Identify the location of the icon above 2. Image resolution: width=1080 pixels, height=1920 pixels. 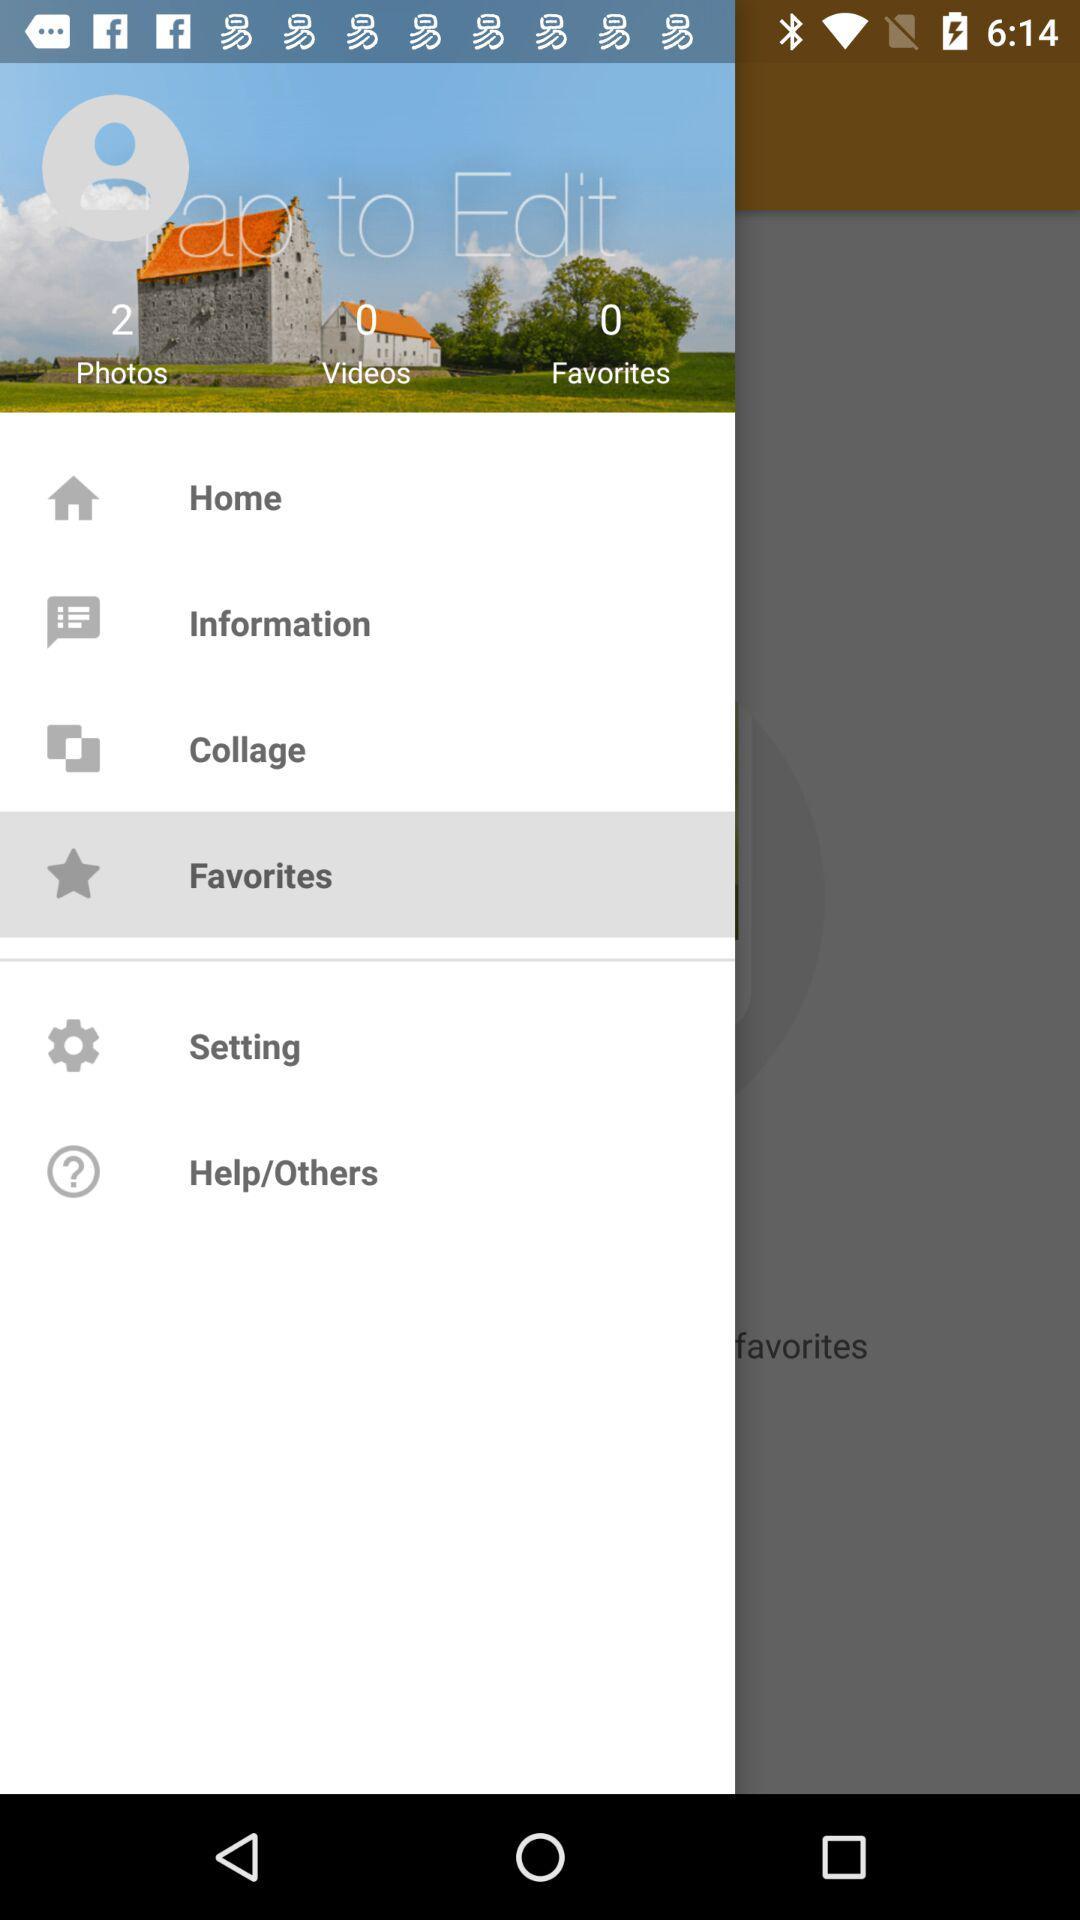
(115, 168).